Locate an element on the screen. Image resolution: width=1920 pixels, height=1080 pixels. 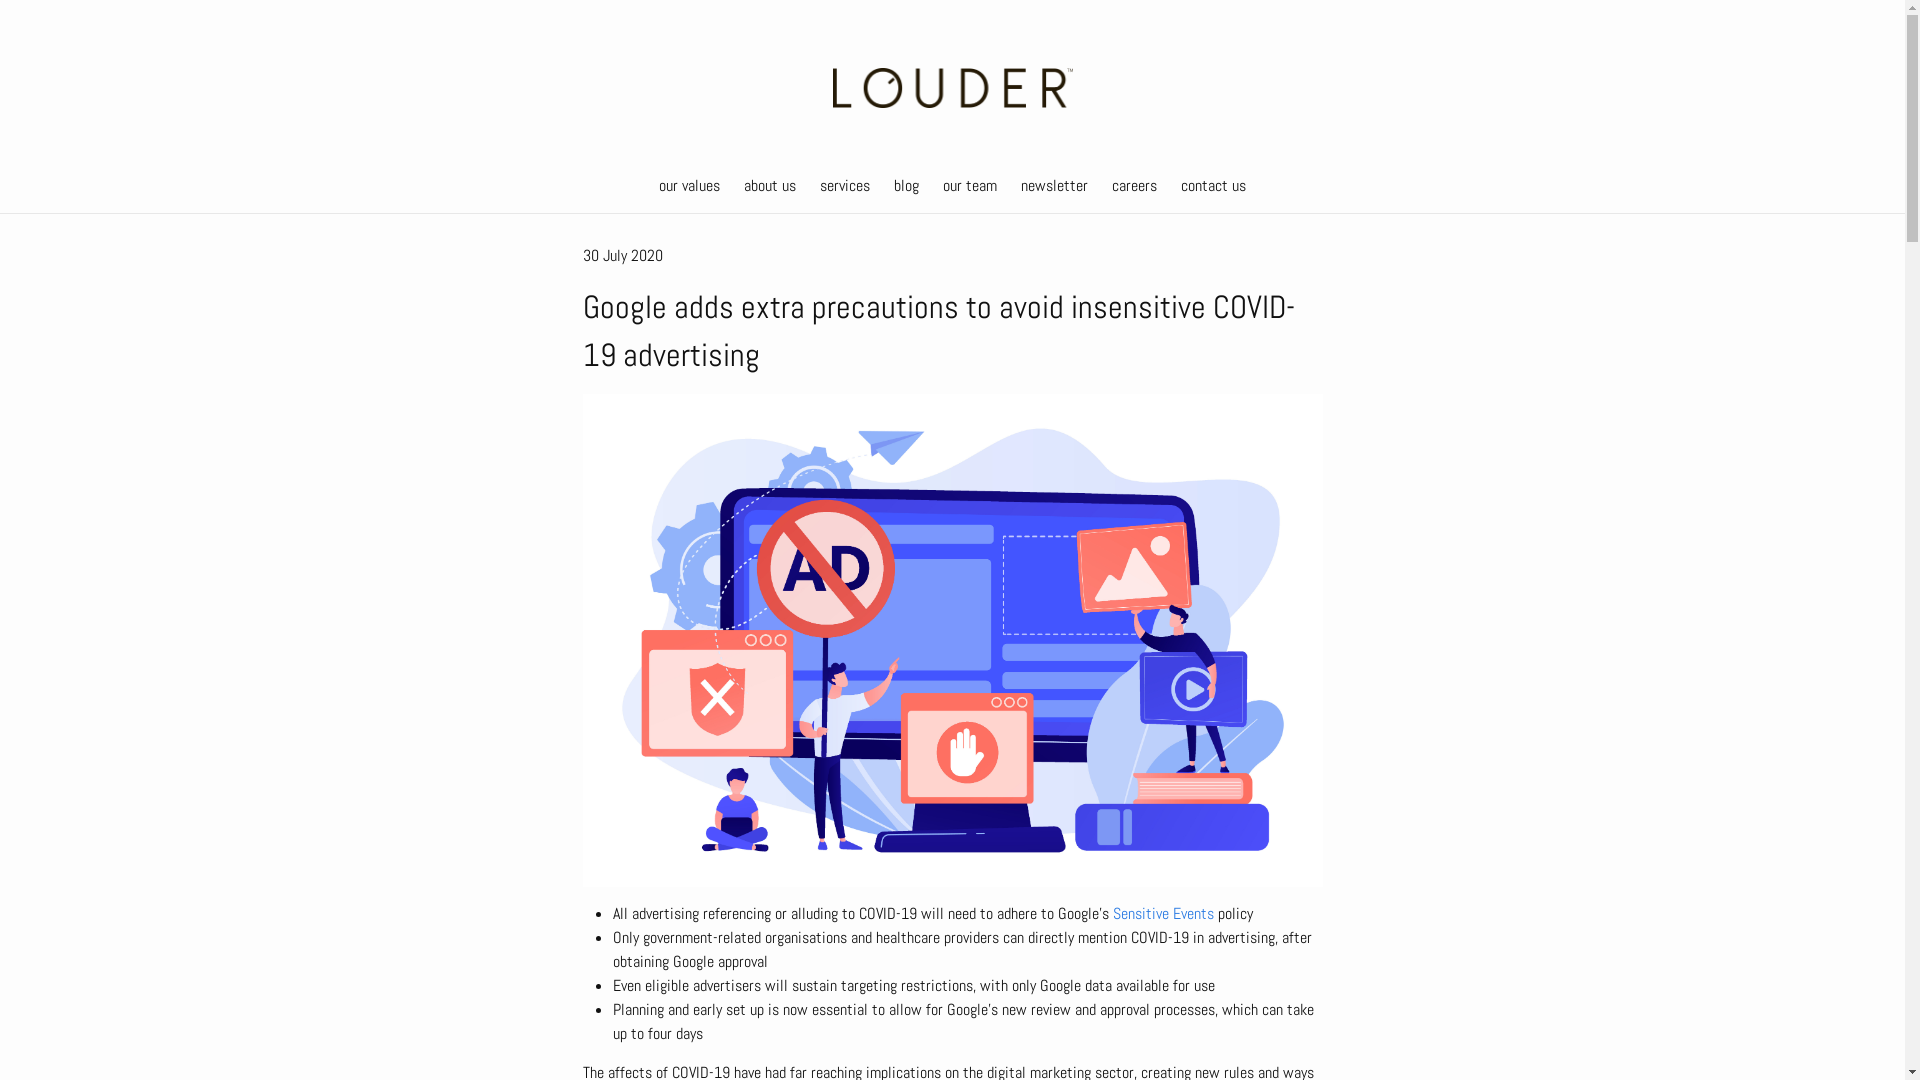
'blog' is located at coordinates (892, 185).